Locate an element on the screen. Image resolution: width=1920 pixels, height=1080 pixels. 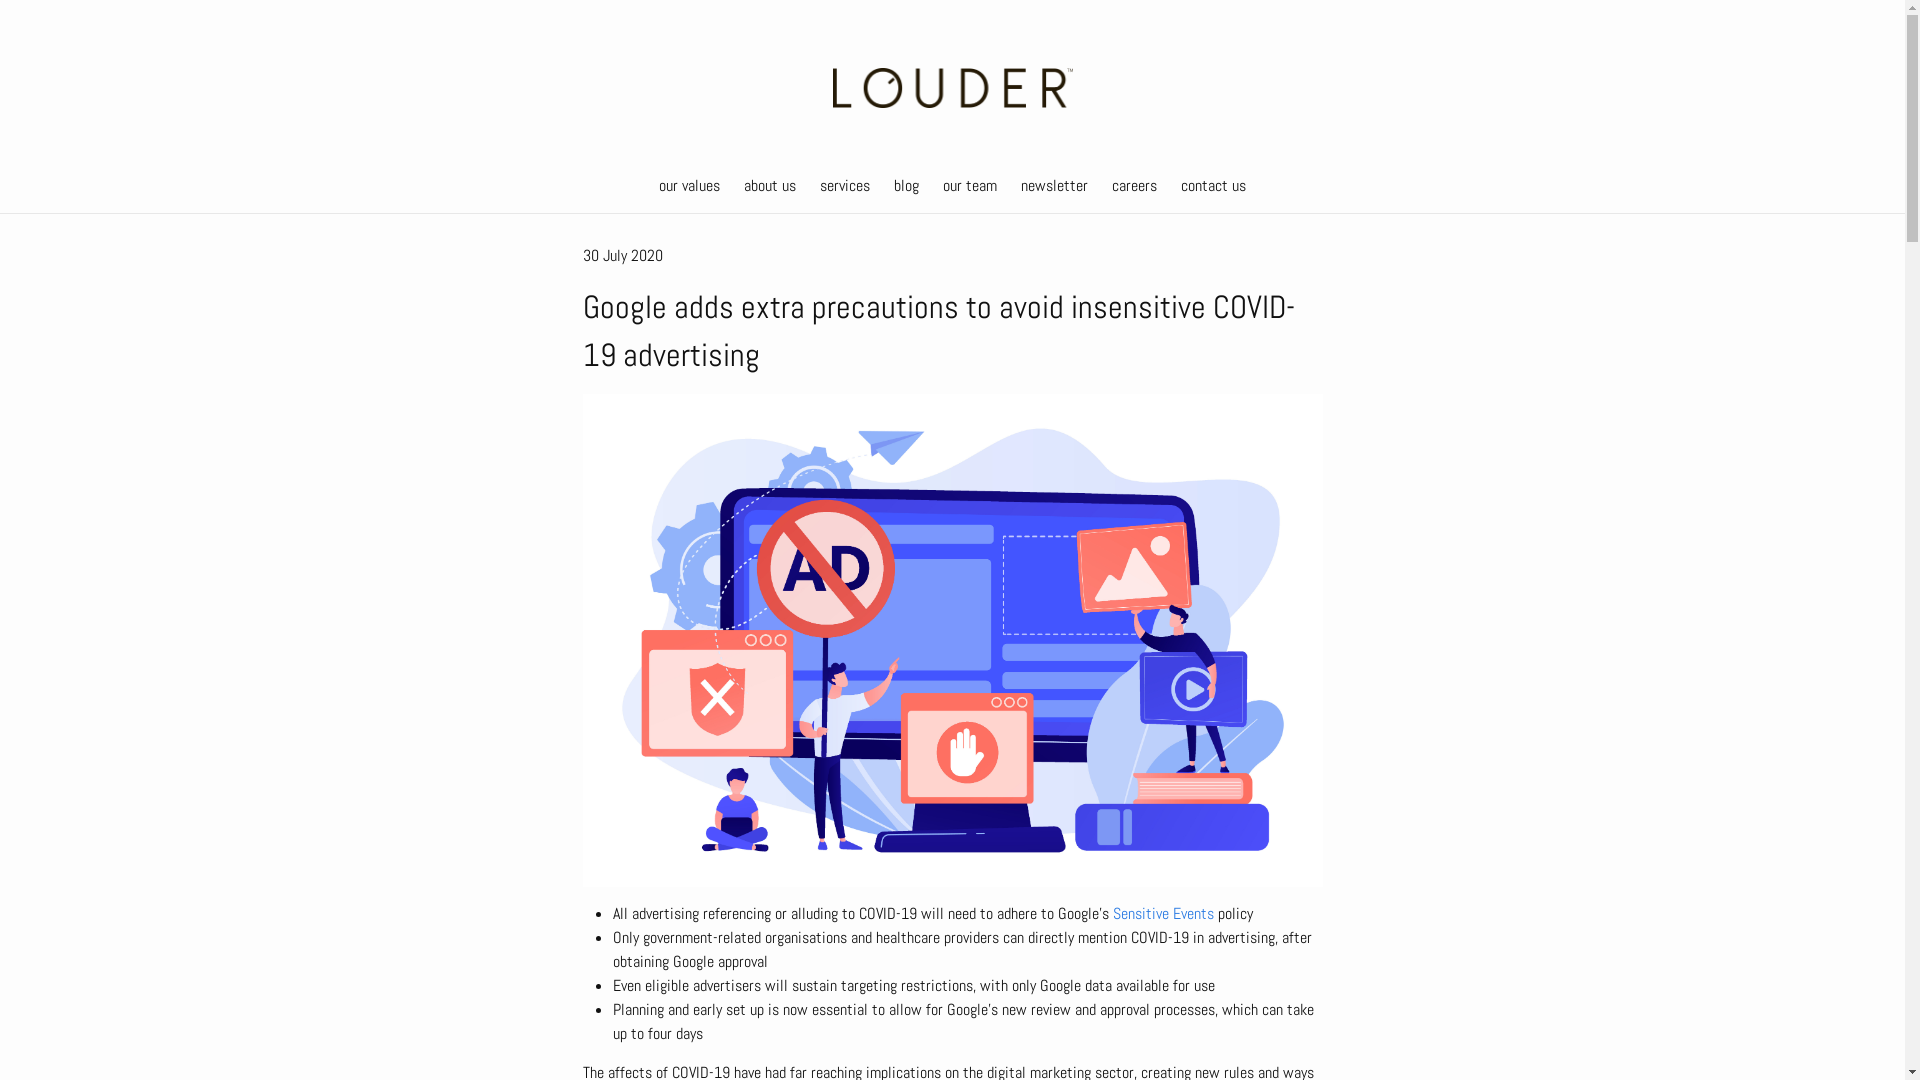
'blog' is located at coordinates (892, 185).